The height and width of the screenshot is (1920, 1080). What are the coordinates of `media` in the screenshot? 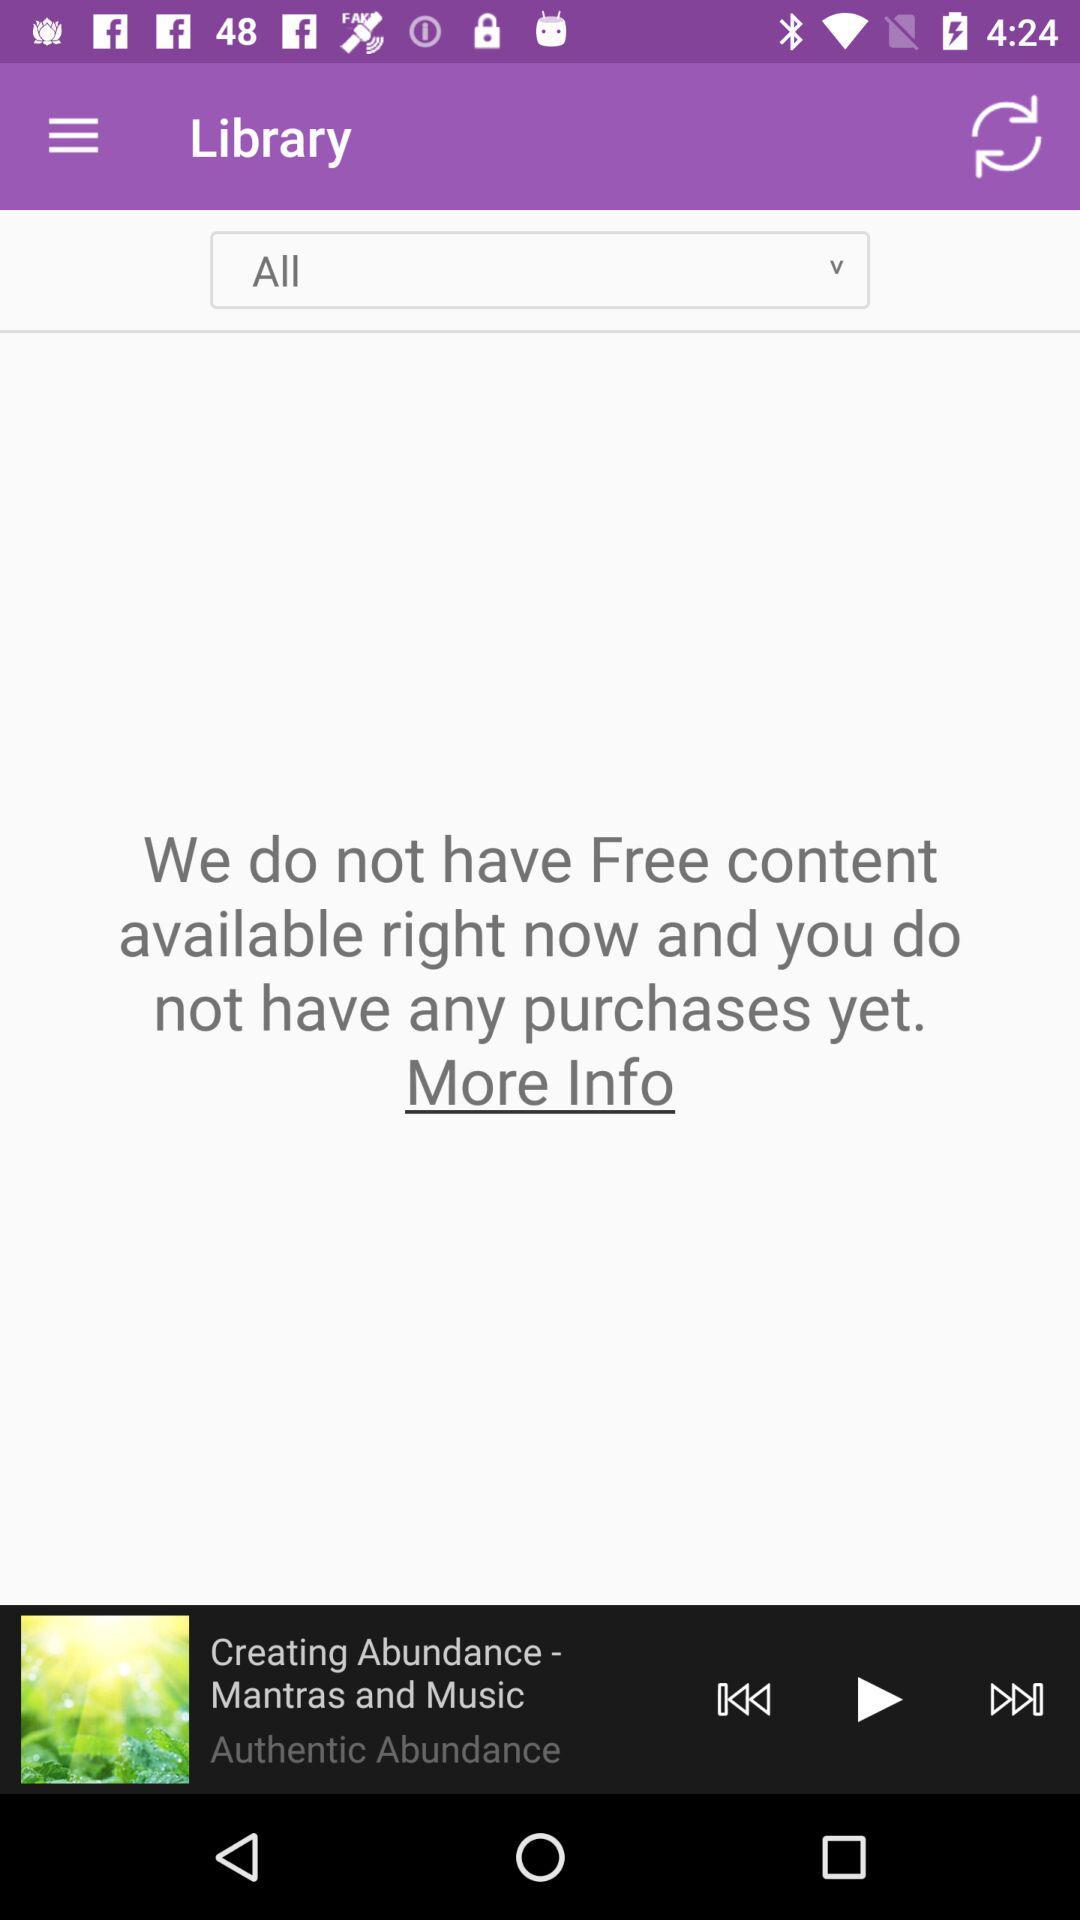 It's located at (879, 1698).